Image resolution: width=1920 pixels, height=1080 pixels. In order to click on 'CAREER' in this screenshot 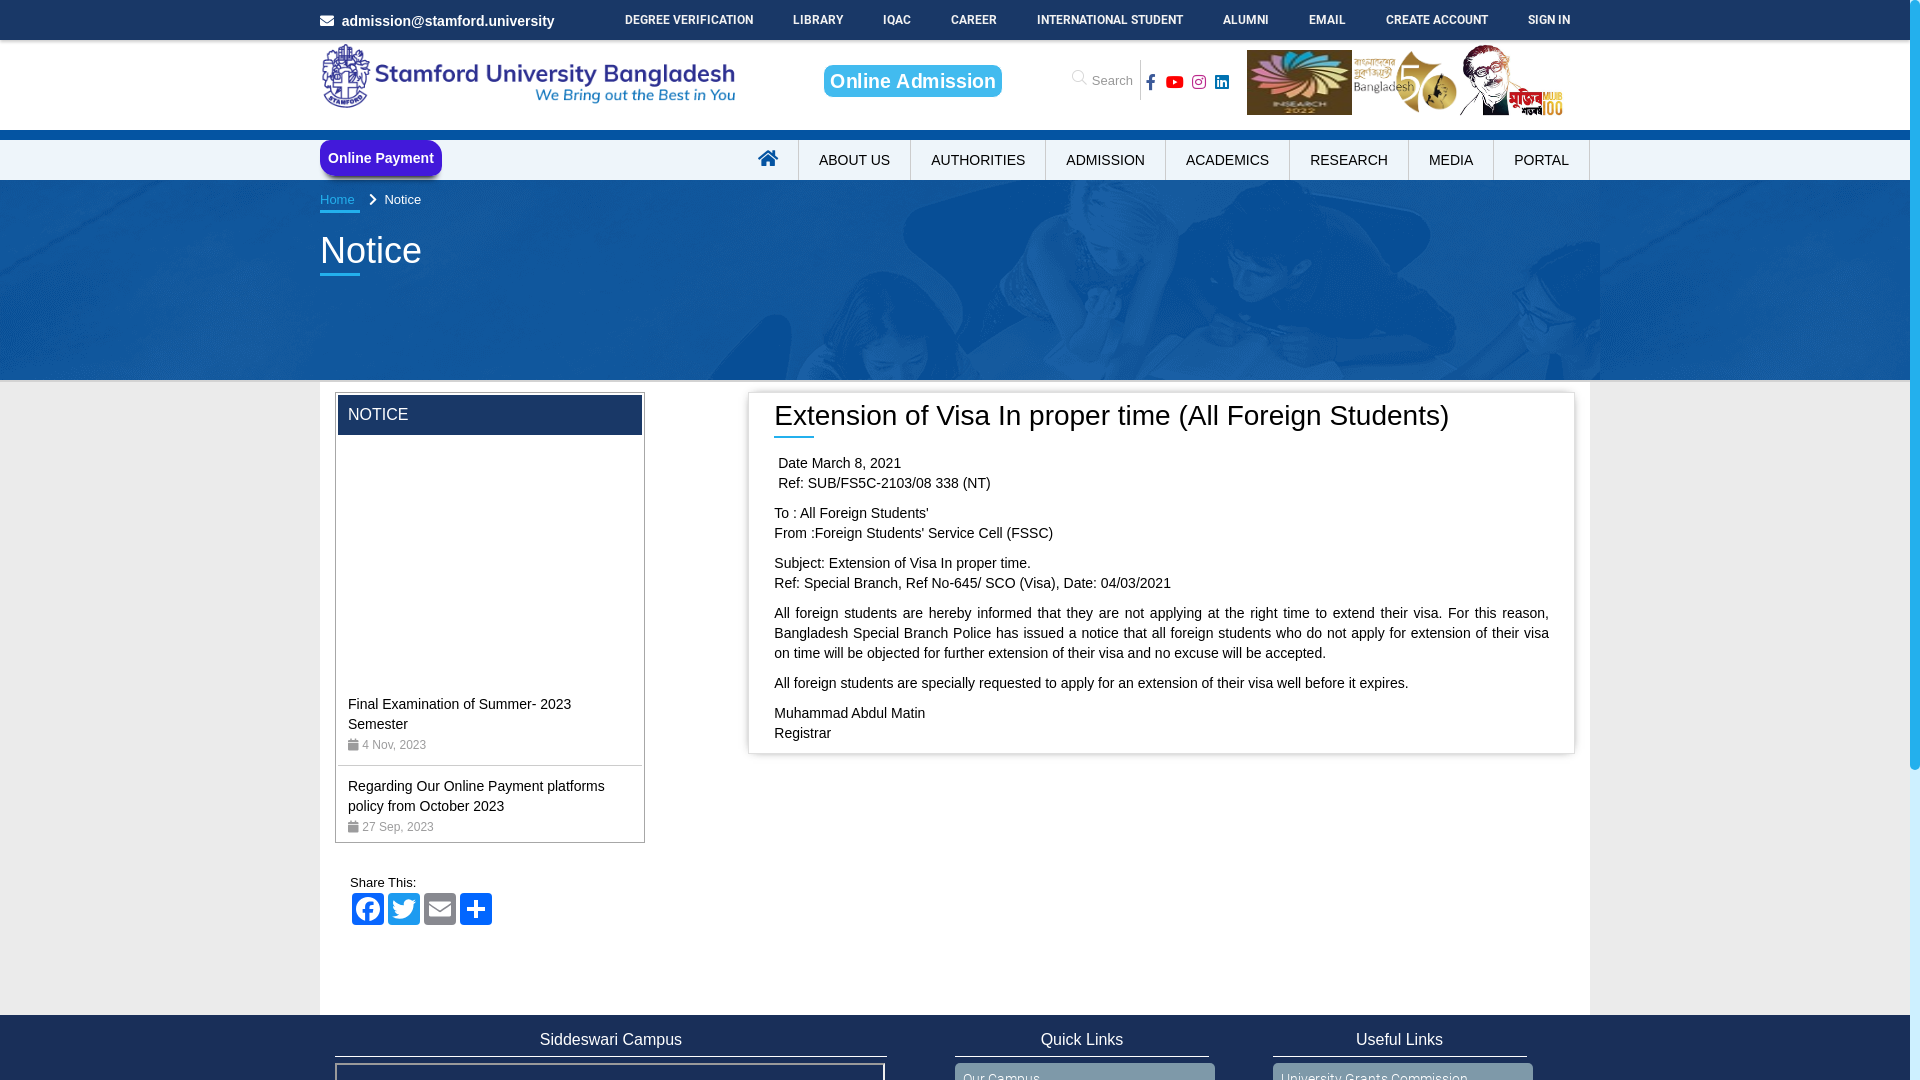, I will do `click(974, 19)`.